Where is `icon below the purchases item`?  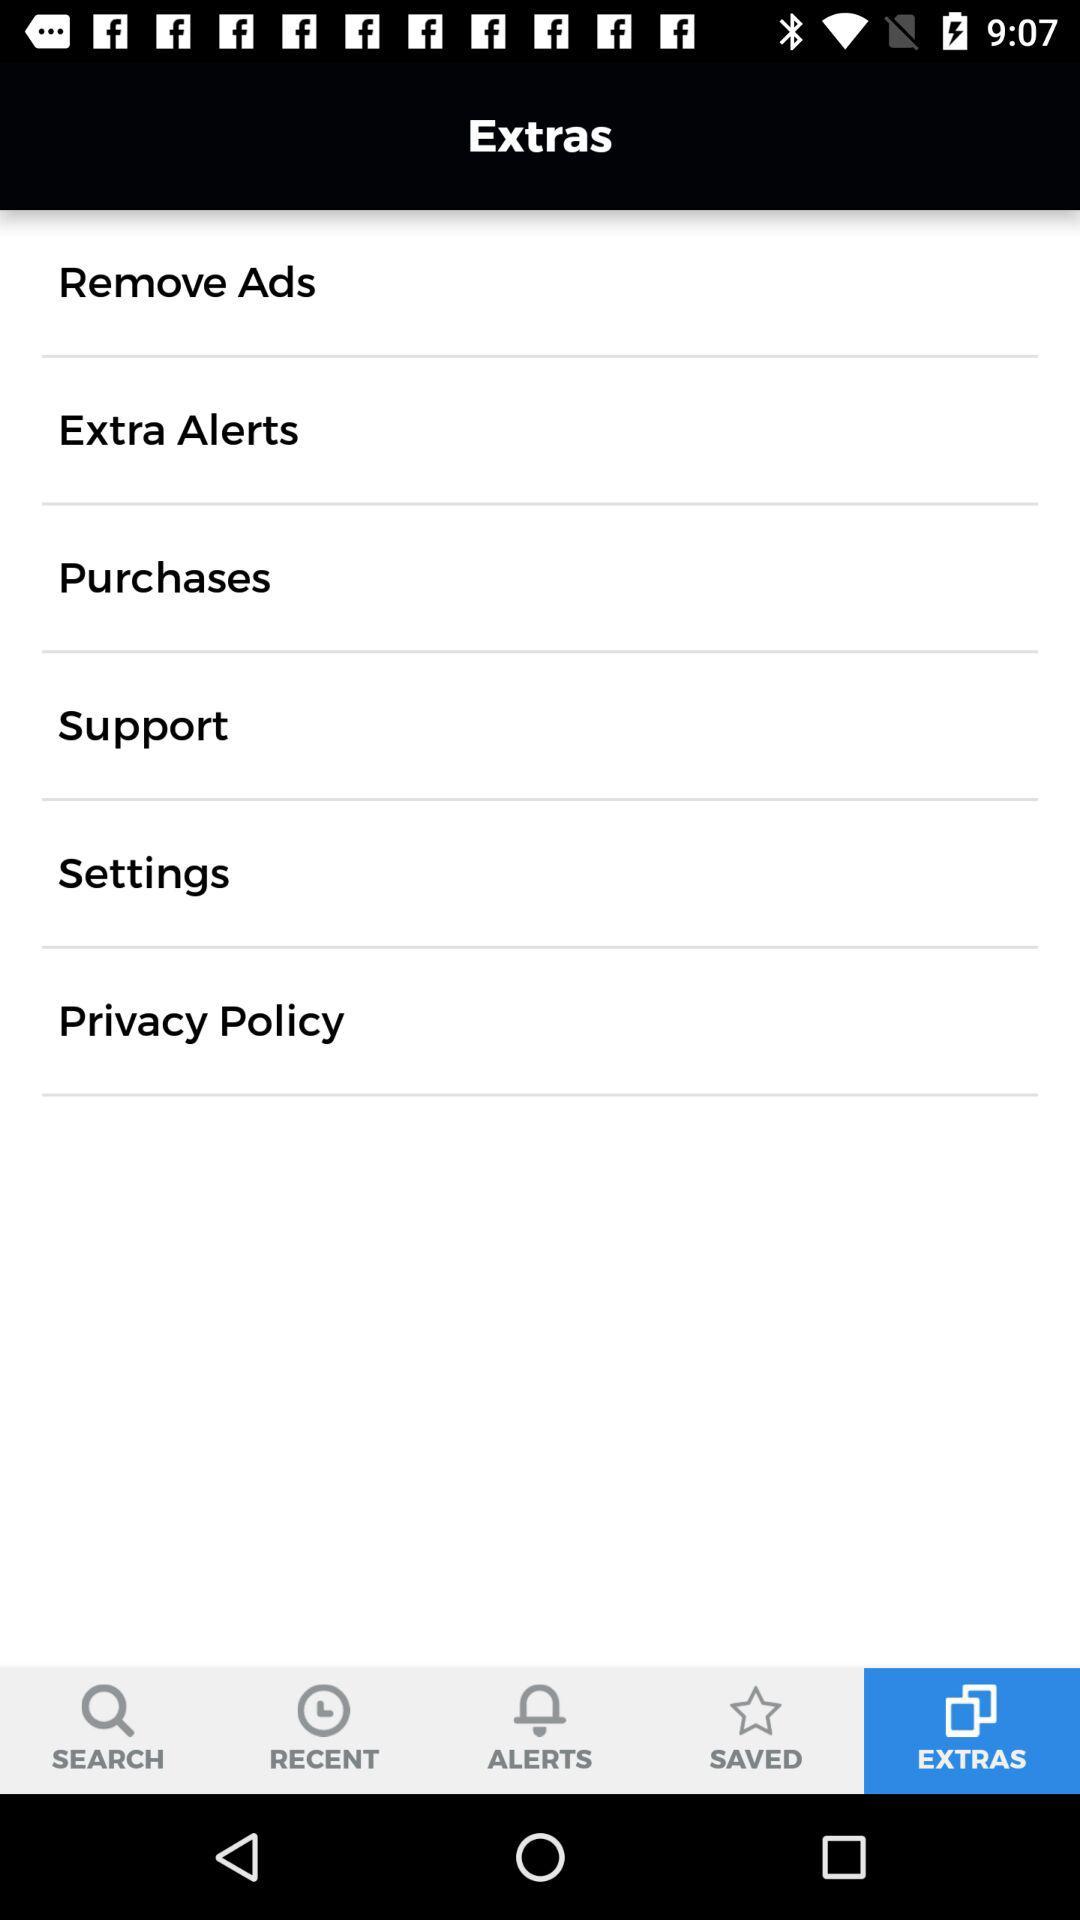
icon below the purchases item is located at coordinates (142, 724).